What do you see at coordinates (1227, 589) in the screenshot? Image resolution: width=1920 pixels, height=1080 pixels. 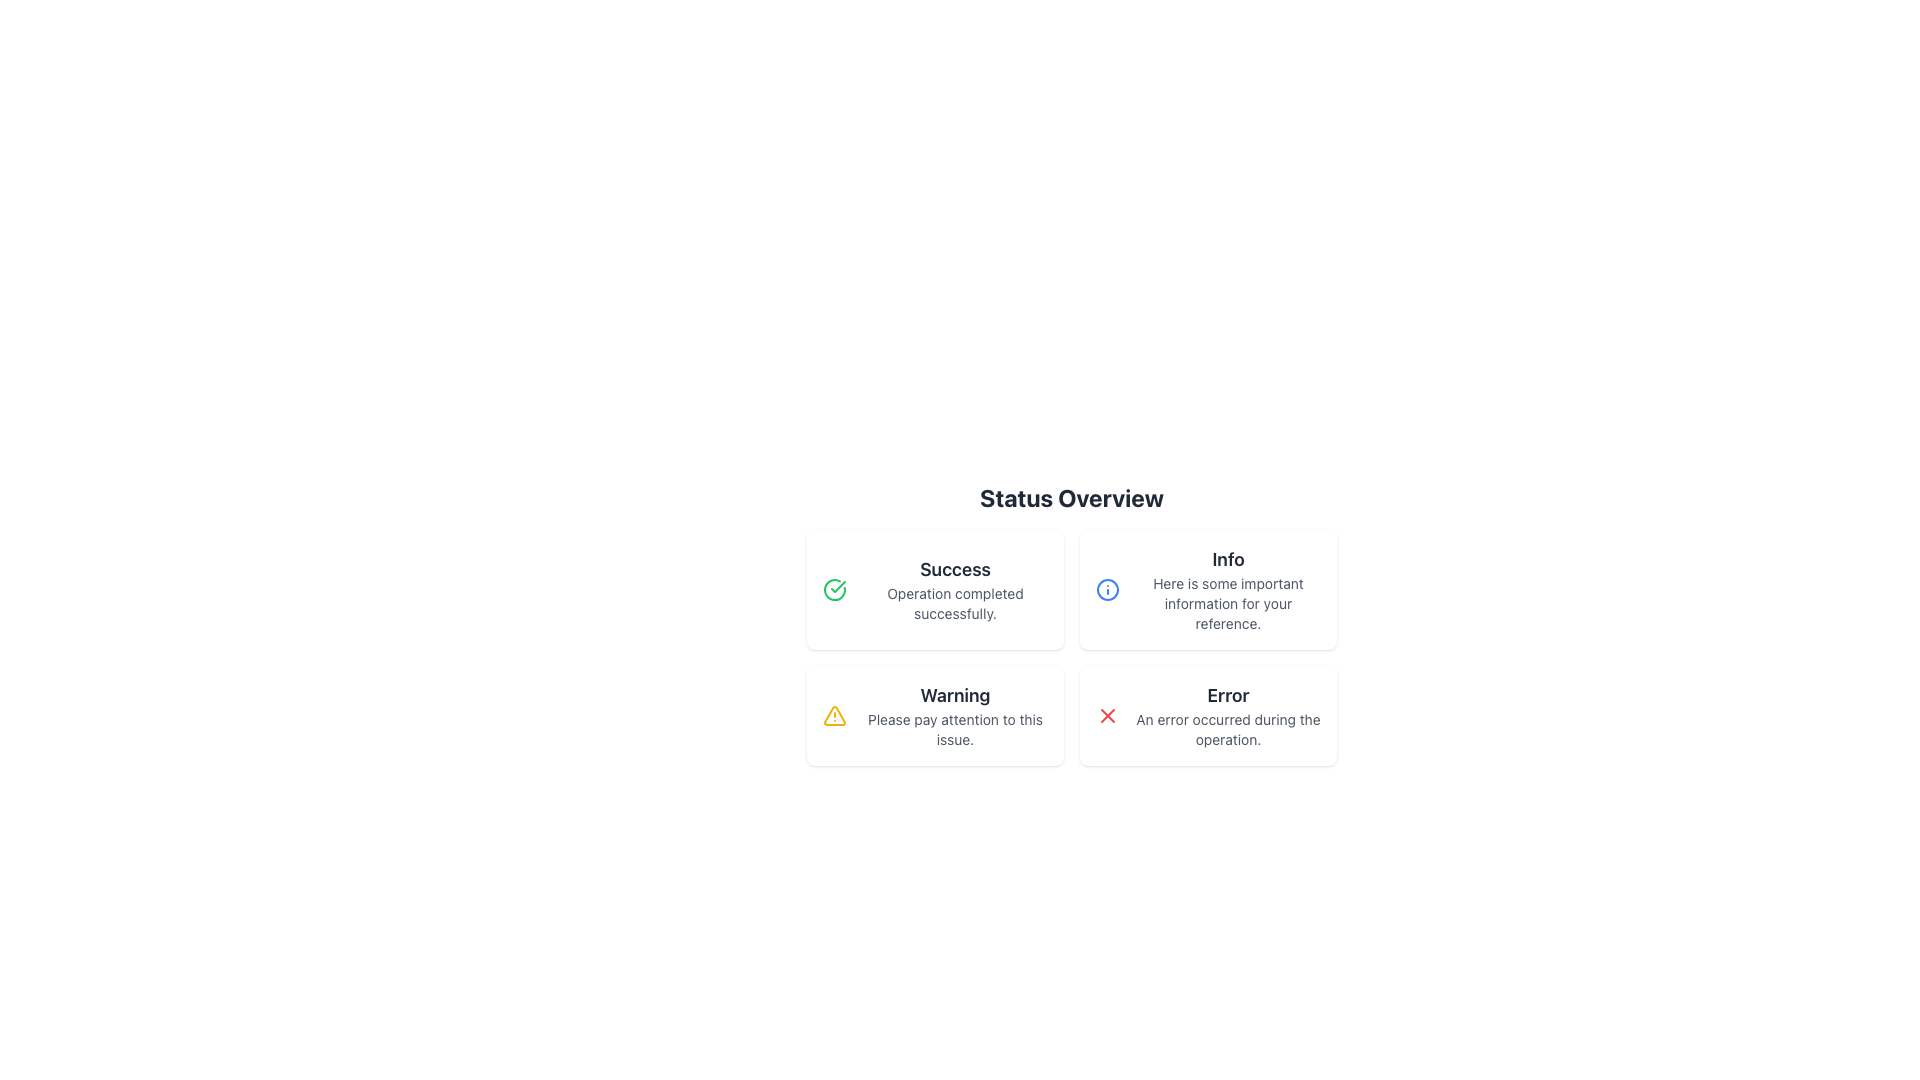 I see `information displayed on the Informational Card which features bold text labeled 'Info' and additional details below it, located in the upper-right quadrant of the 'Status Overview' section` at bounding box center [1227, 589].